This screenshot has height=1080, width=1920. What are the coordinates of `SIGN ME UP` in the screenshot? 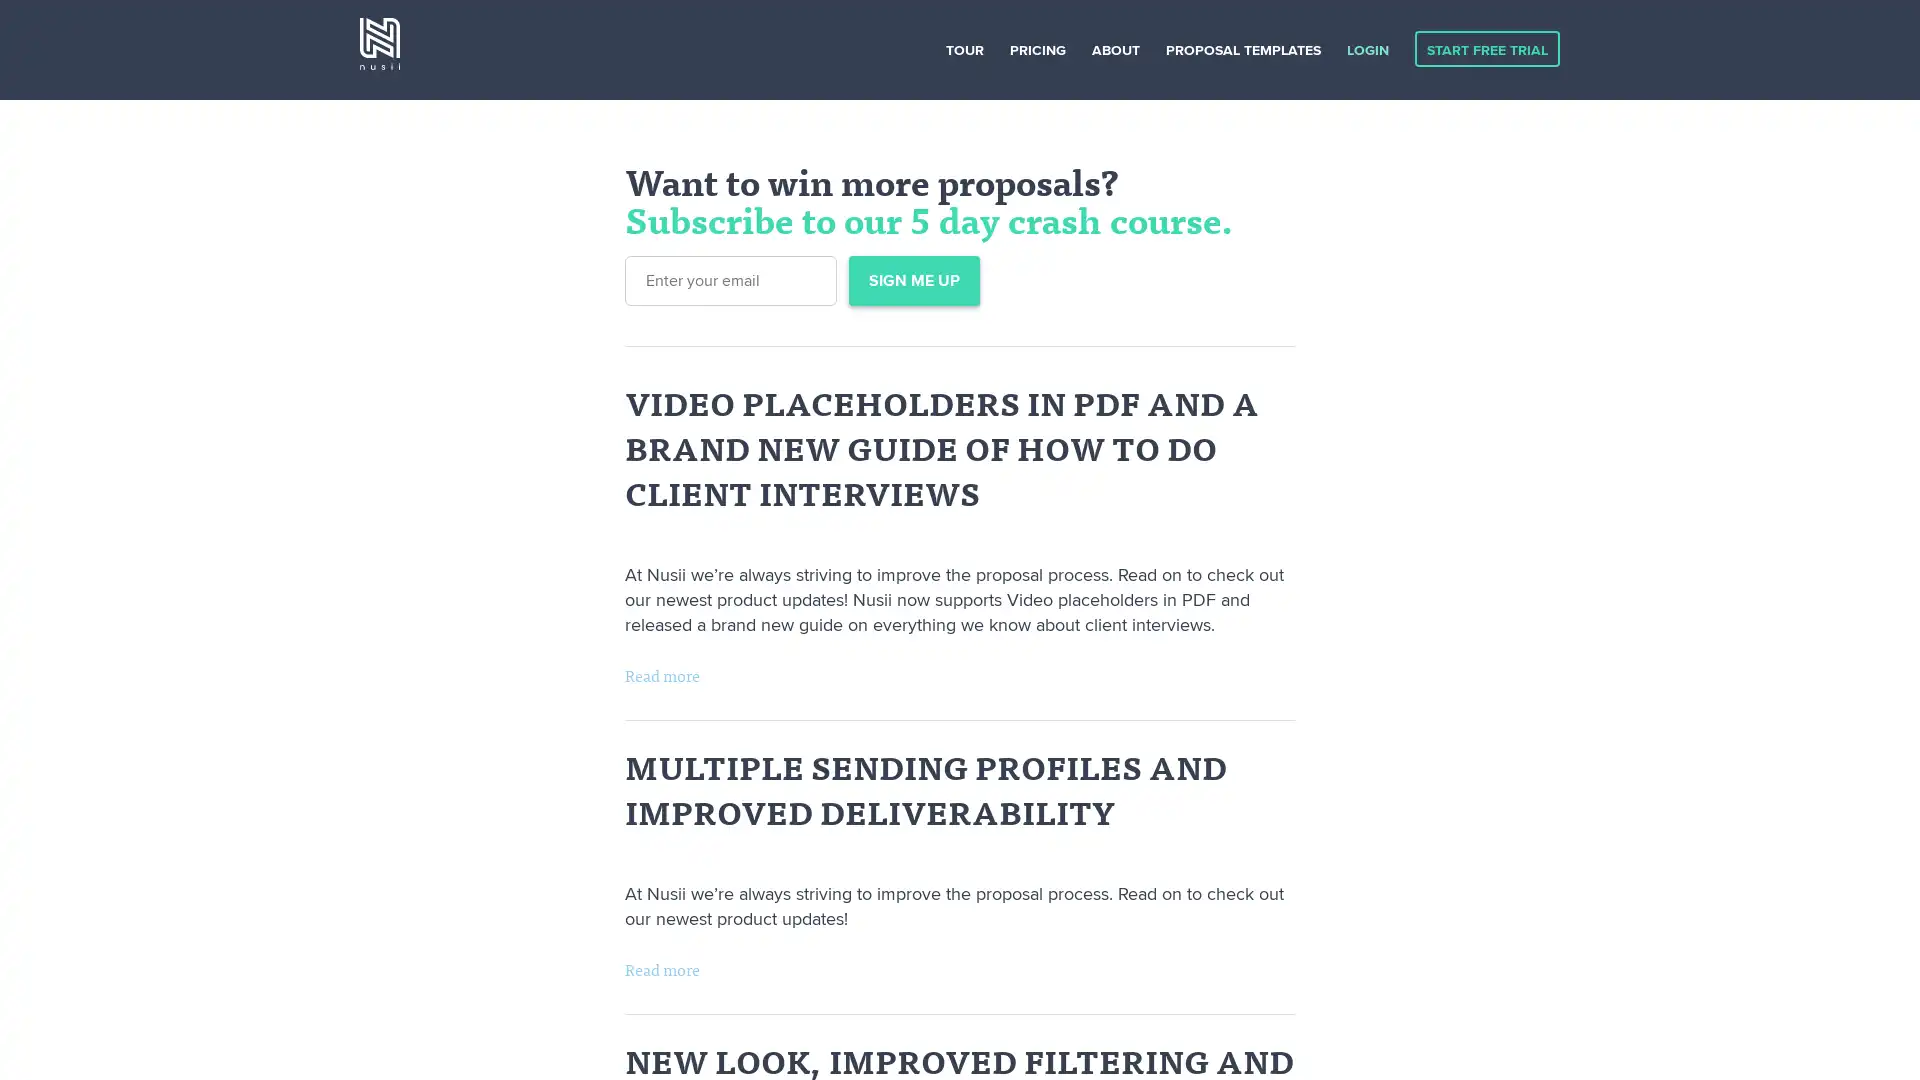 It's located at (913, 281).